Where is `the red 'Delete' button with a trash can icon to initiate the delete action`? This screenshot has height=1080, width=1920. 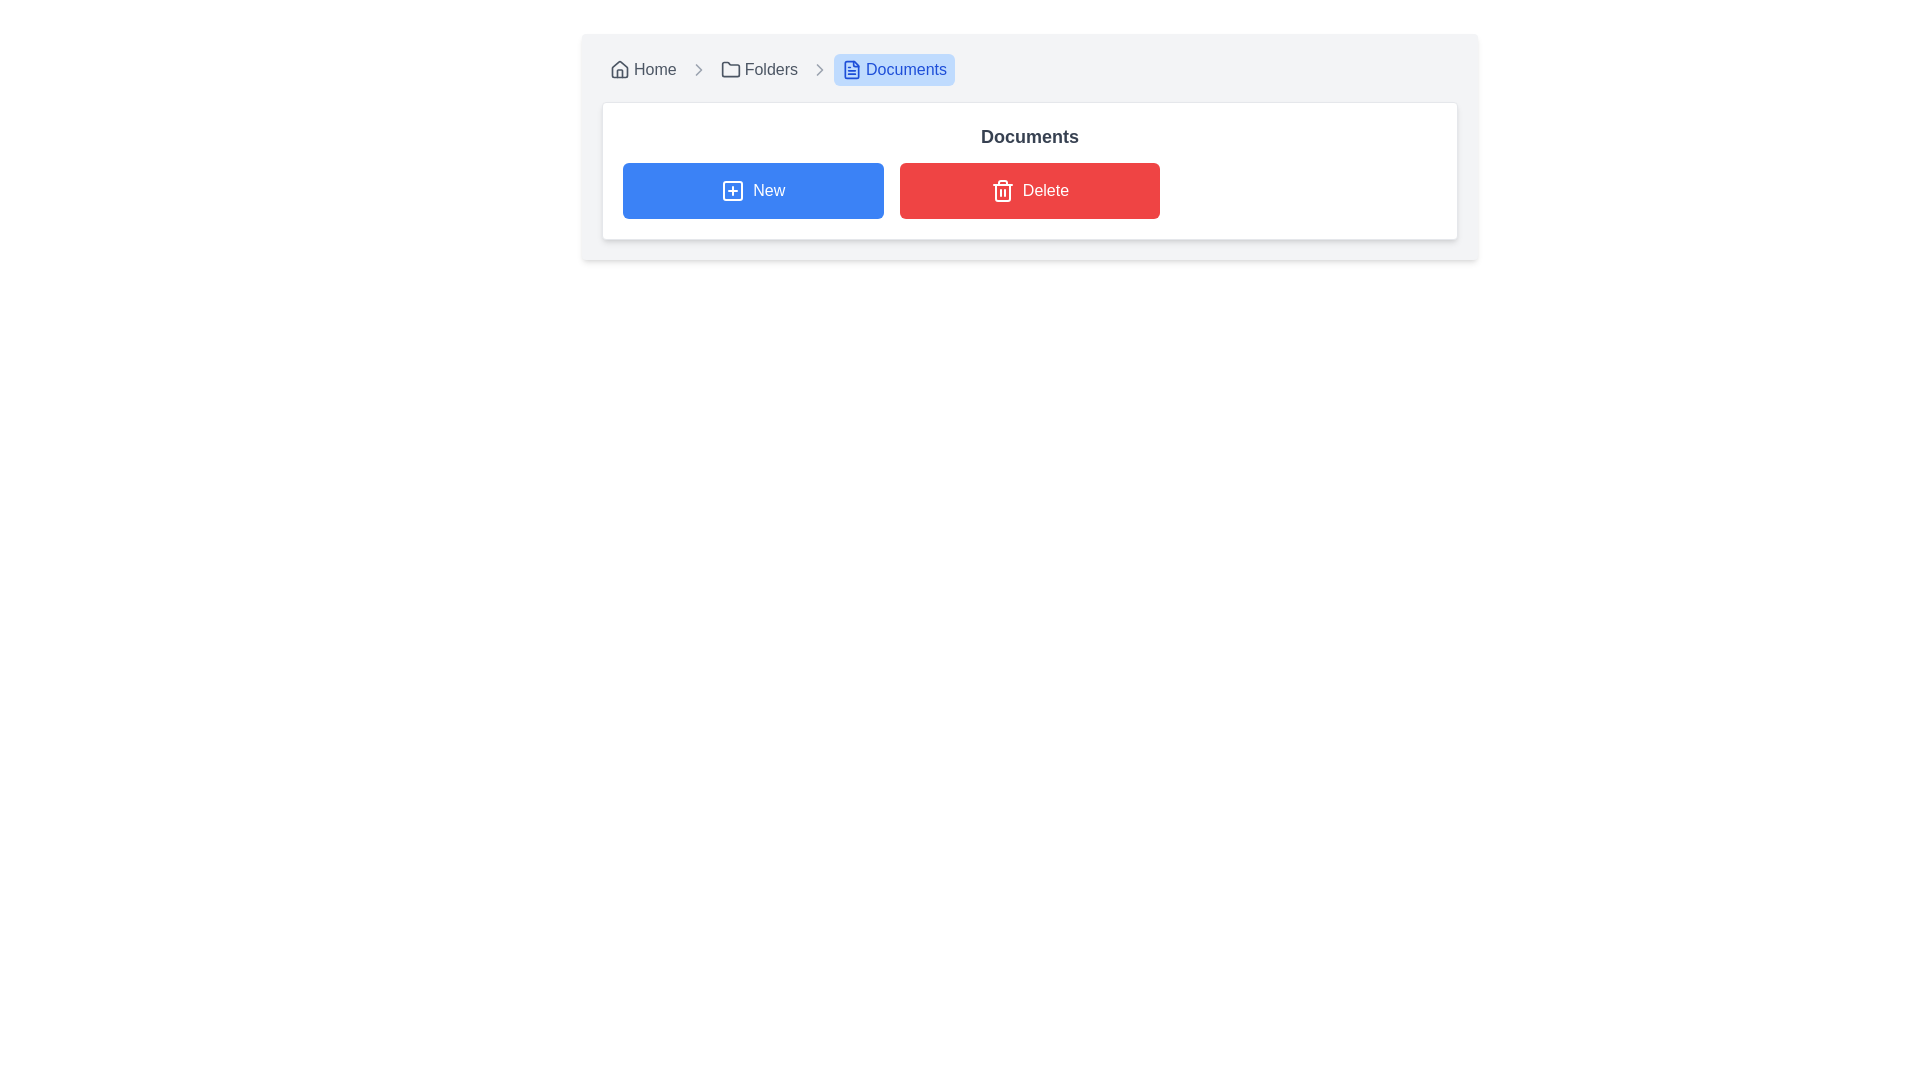 the red 'Delete' button with a trash can icon to initiate the delete action is located at coordinates (1030, 191).